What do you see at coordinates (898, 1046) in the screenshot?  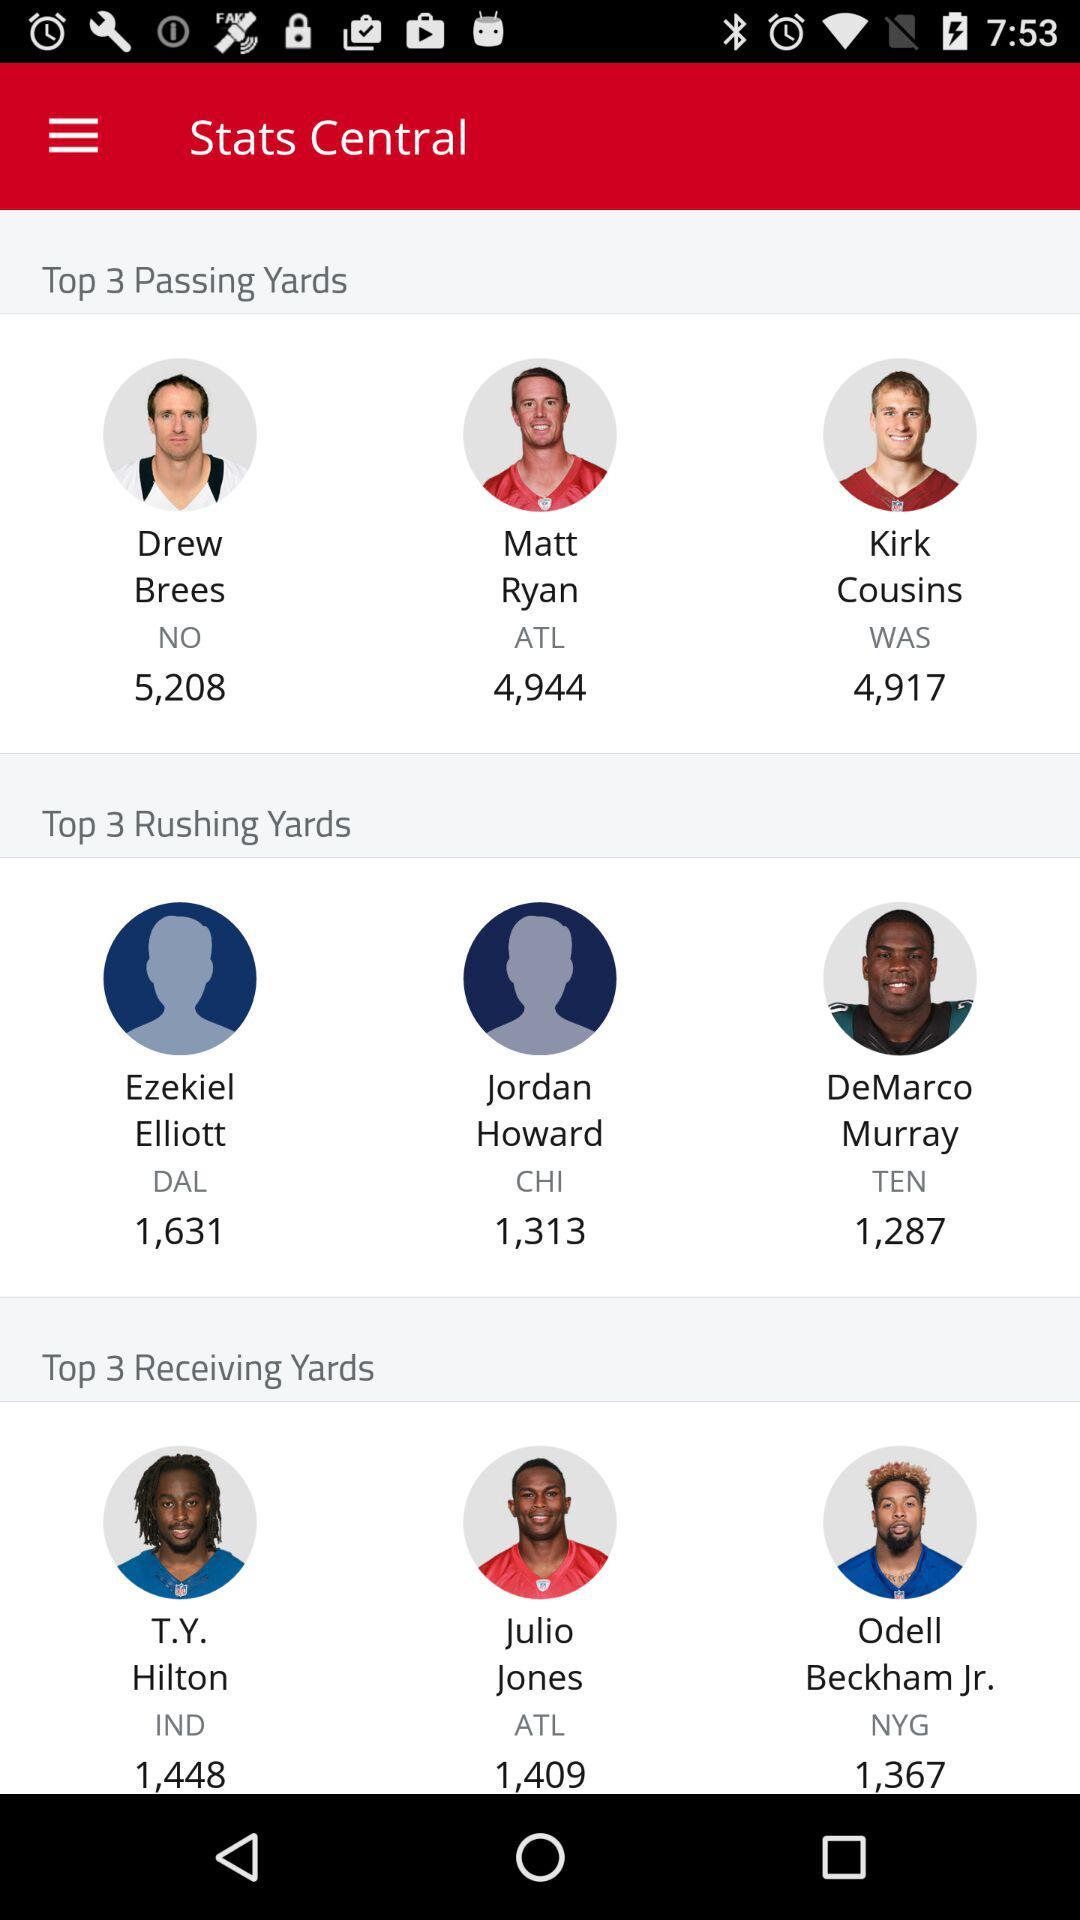 I see `the avatar icon` at bounding box center [898, 1046].